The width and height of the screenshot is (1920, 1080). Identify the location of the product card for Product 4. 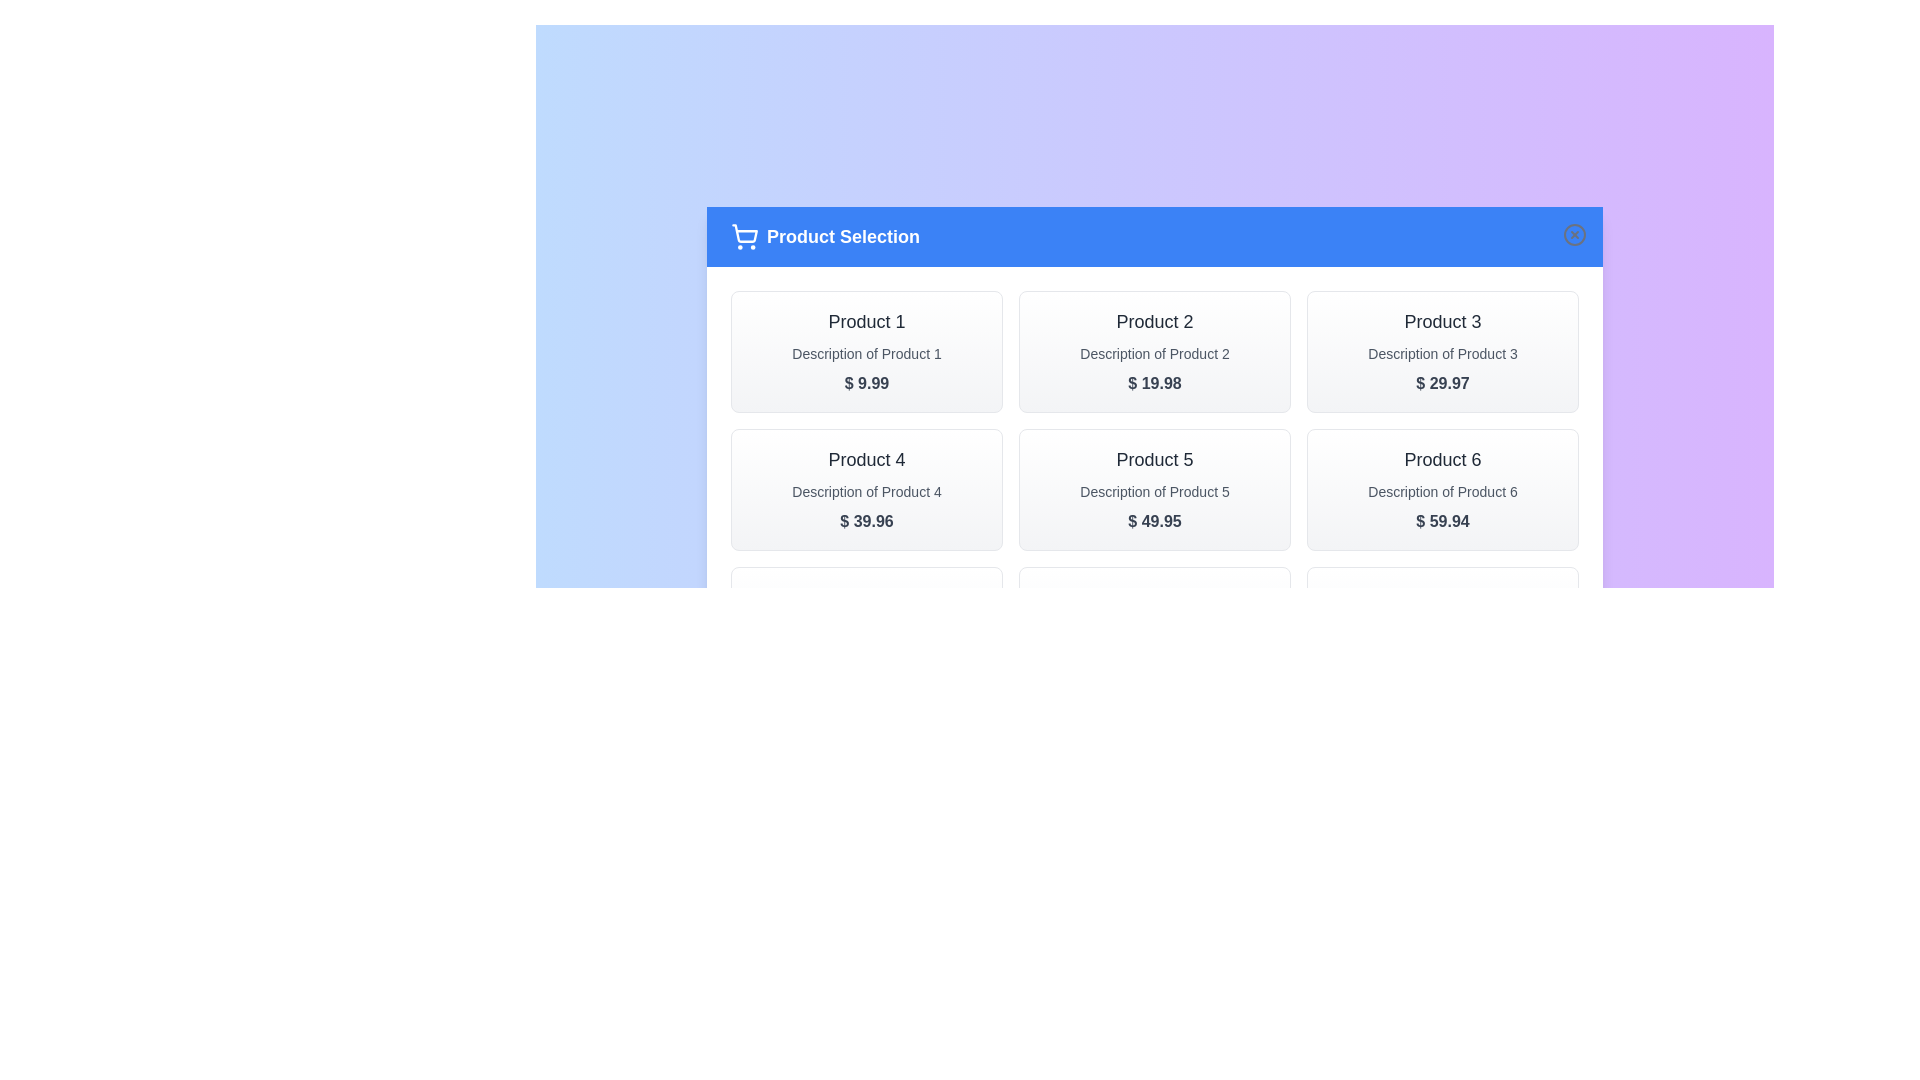
(867, 489).